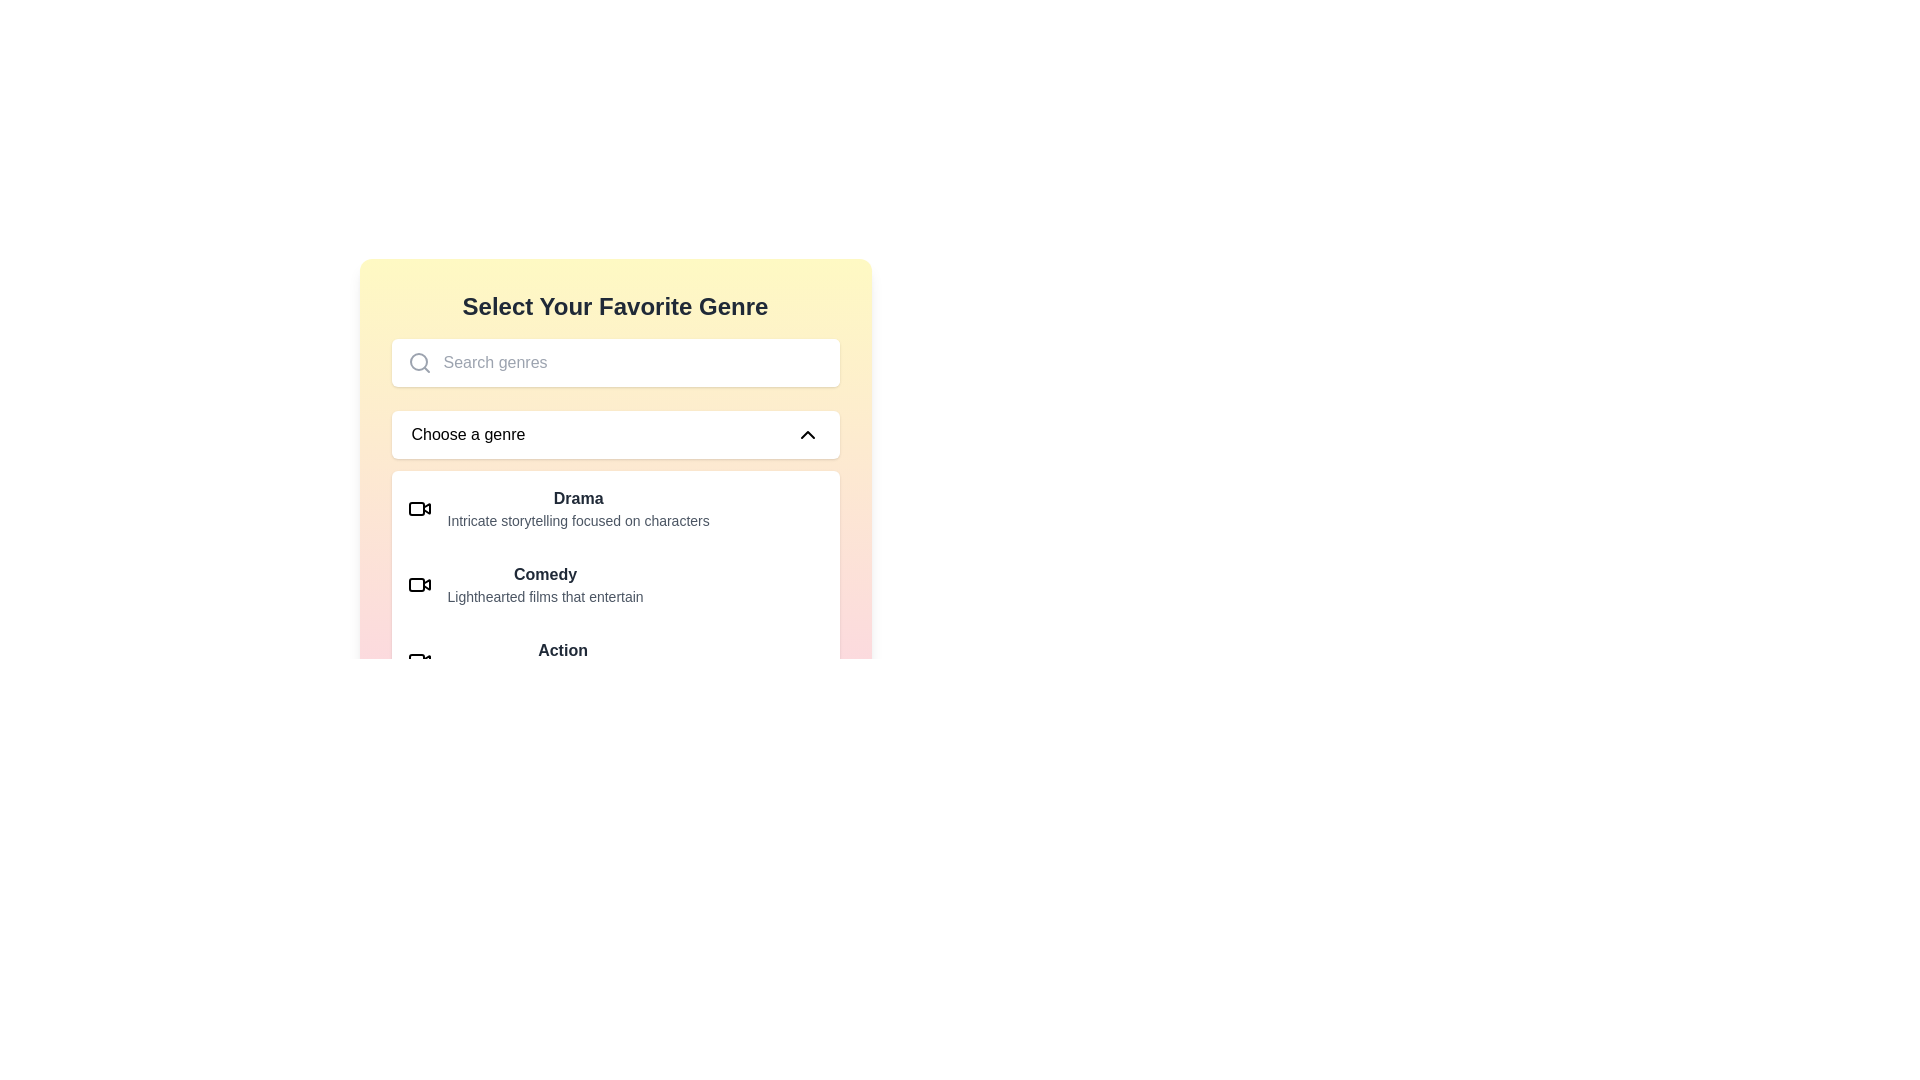  I want to click on the central circular part of the search icon located within the search bar, which is adjacent to the 'Search genres' text input field, so click(417, 362).